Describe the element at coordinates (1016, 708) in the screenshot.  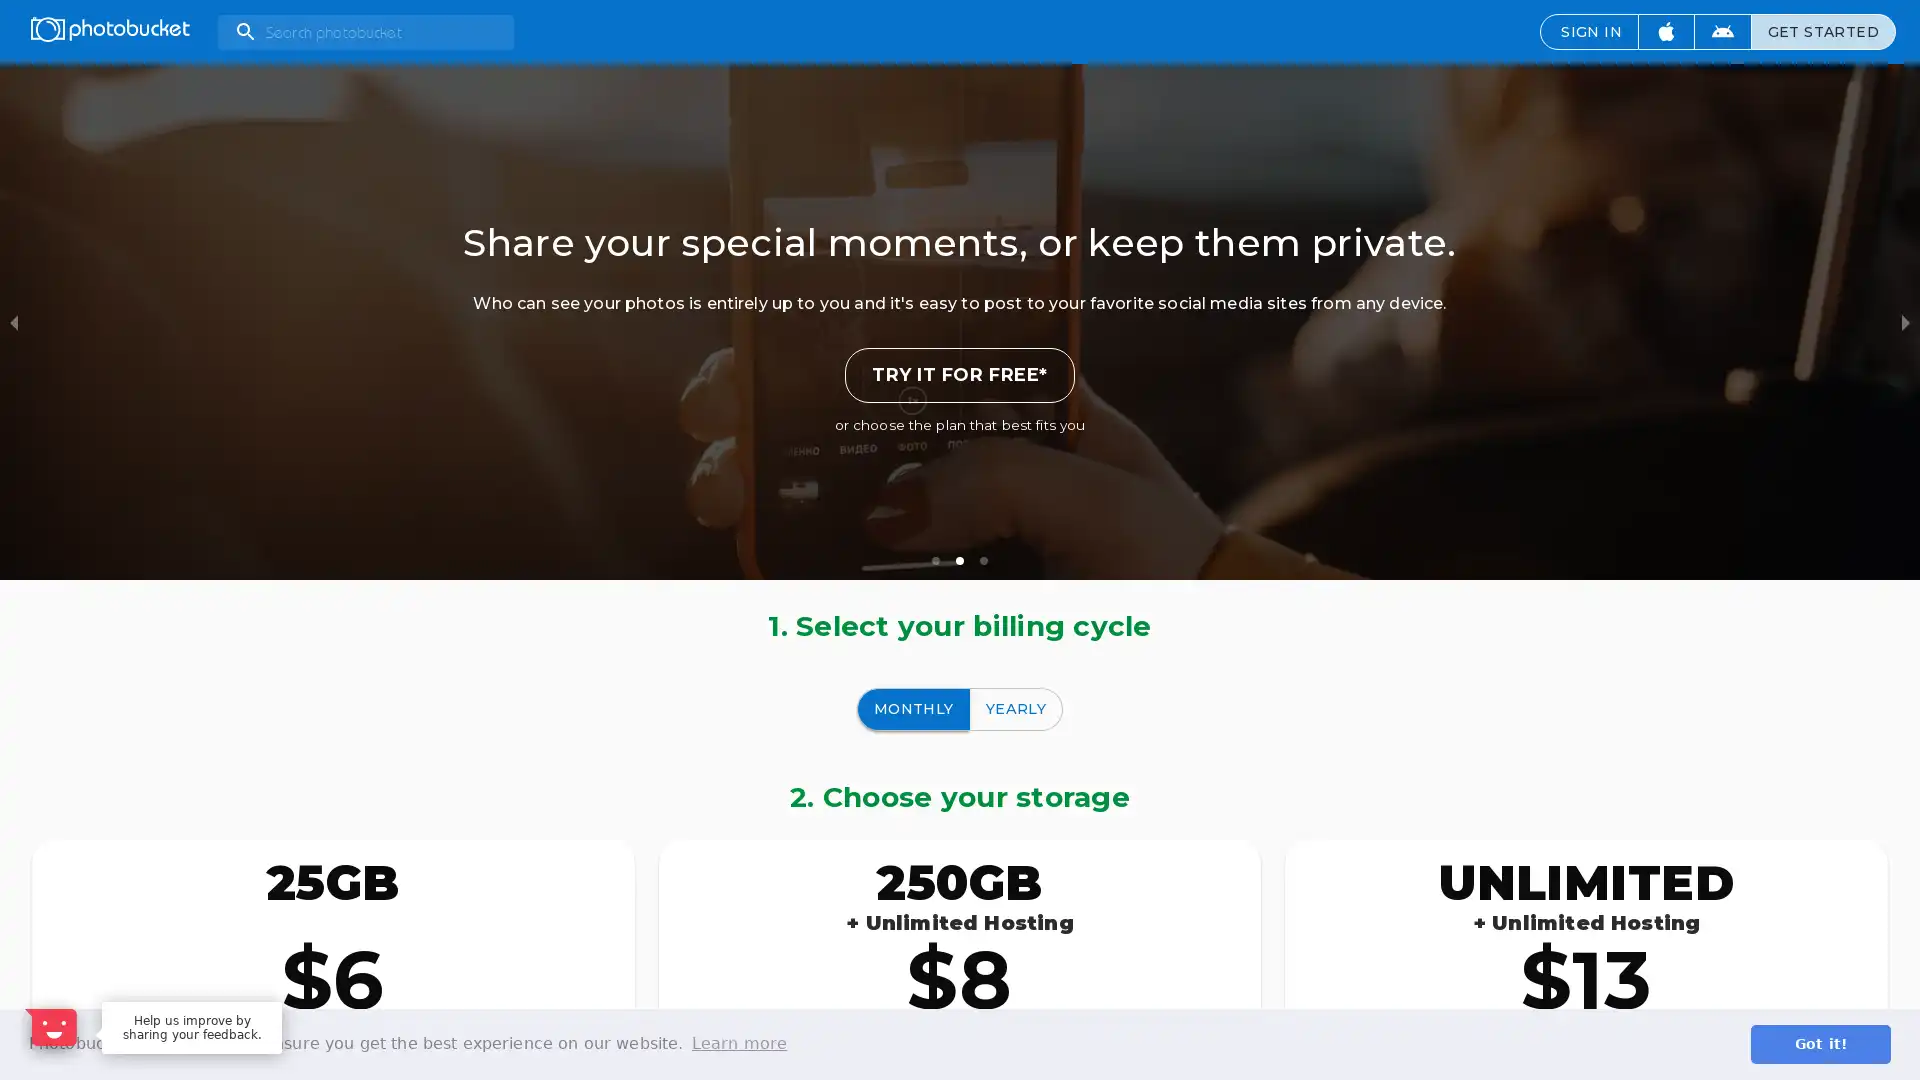
I see `YEARLY` at that location.